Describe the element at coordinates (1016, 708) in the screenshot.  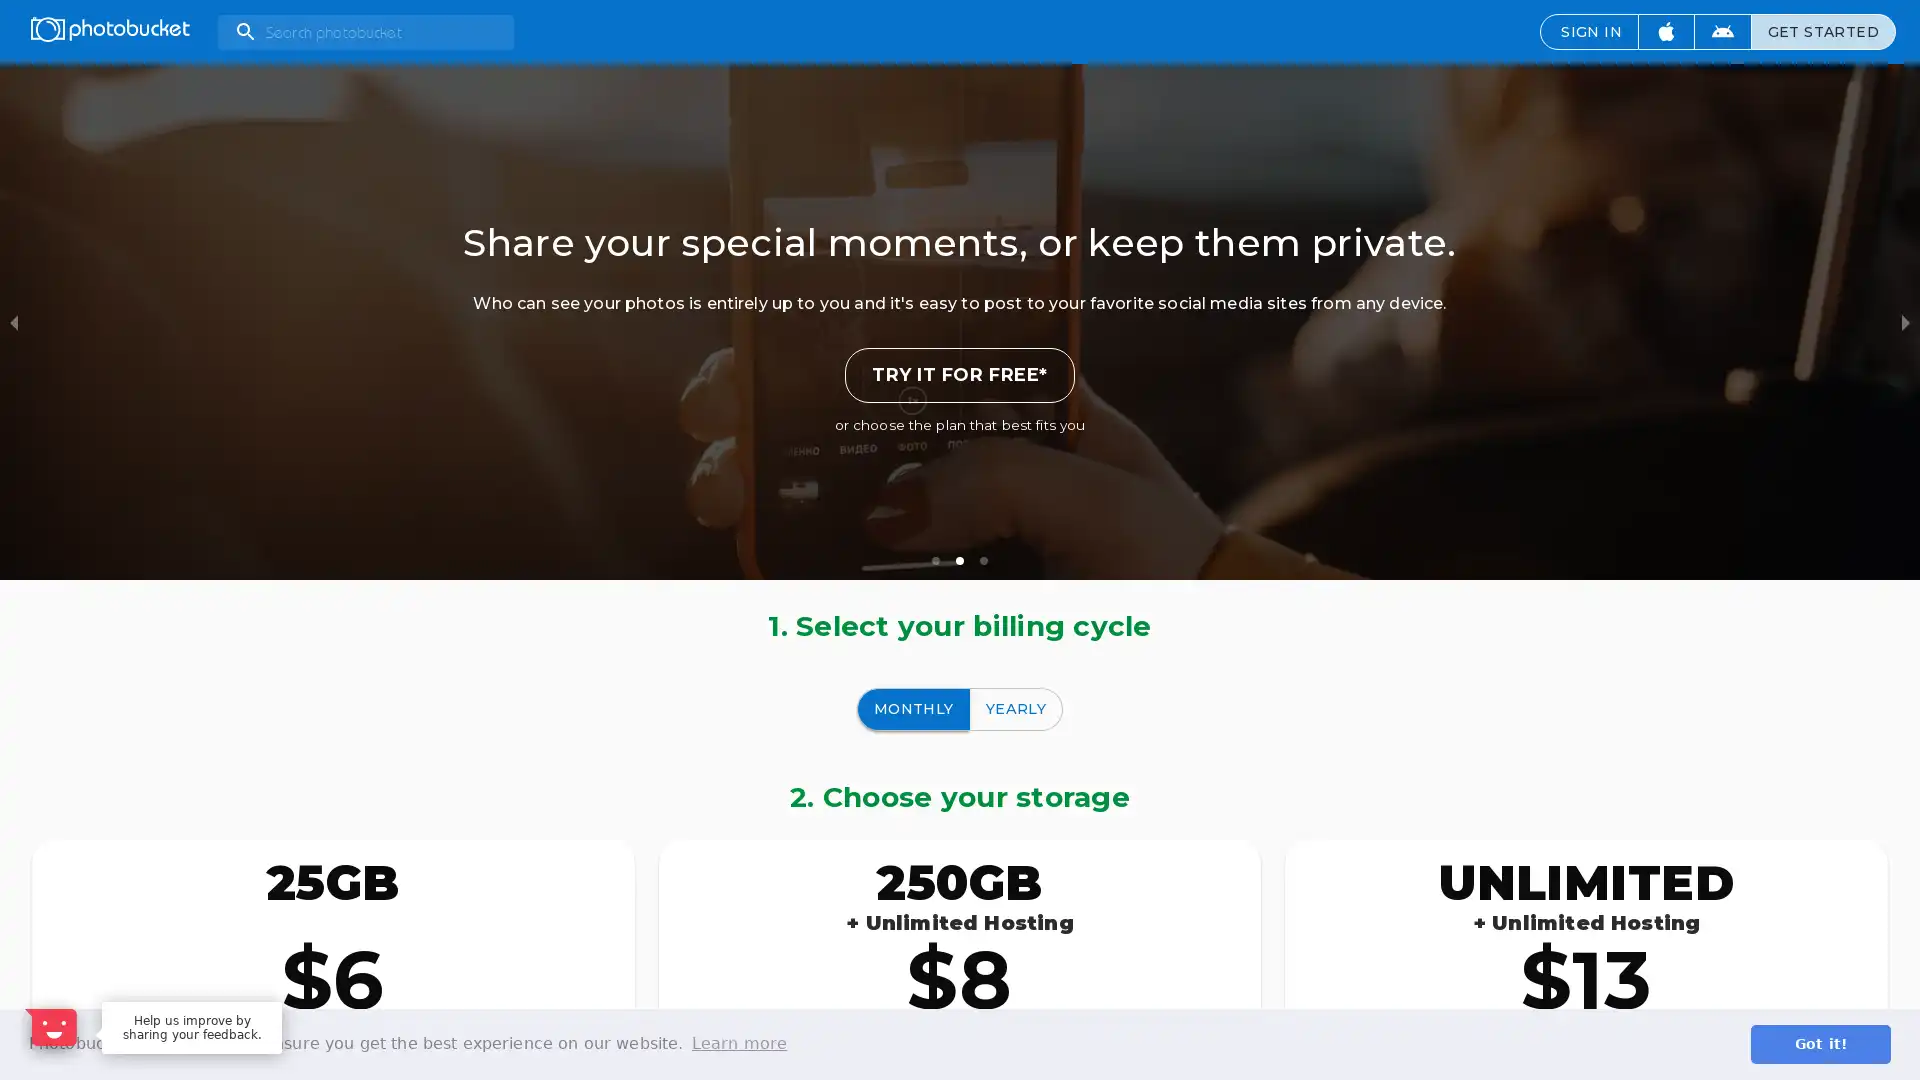
I see `YEARLY` at that location.